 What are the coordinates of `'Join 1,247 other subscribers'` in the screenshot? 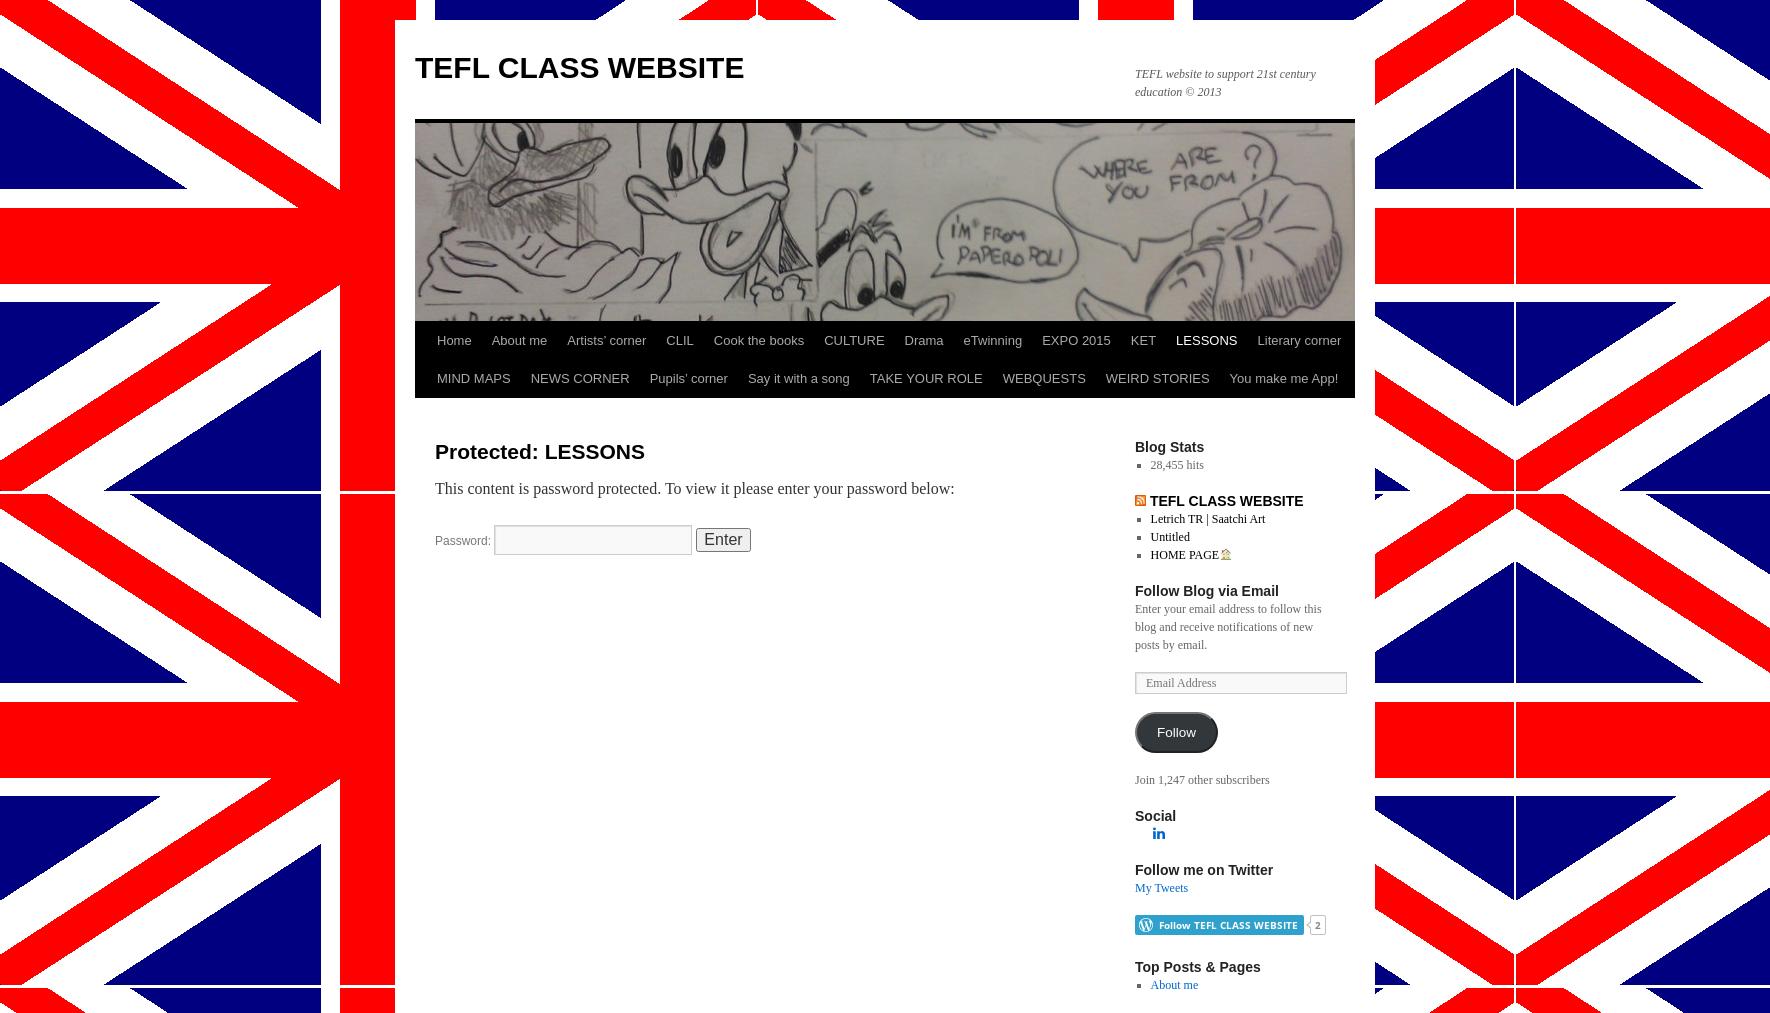 It's located at (1201, 780).